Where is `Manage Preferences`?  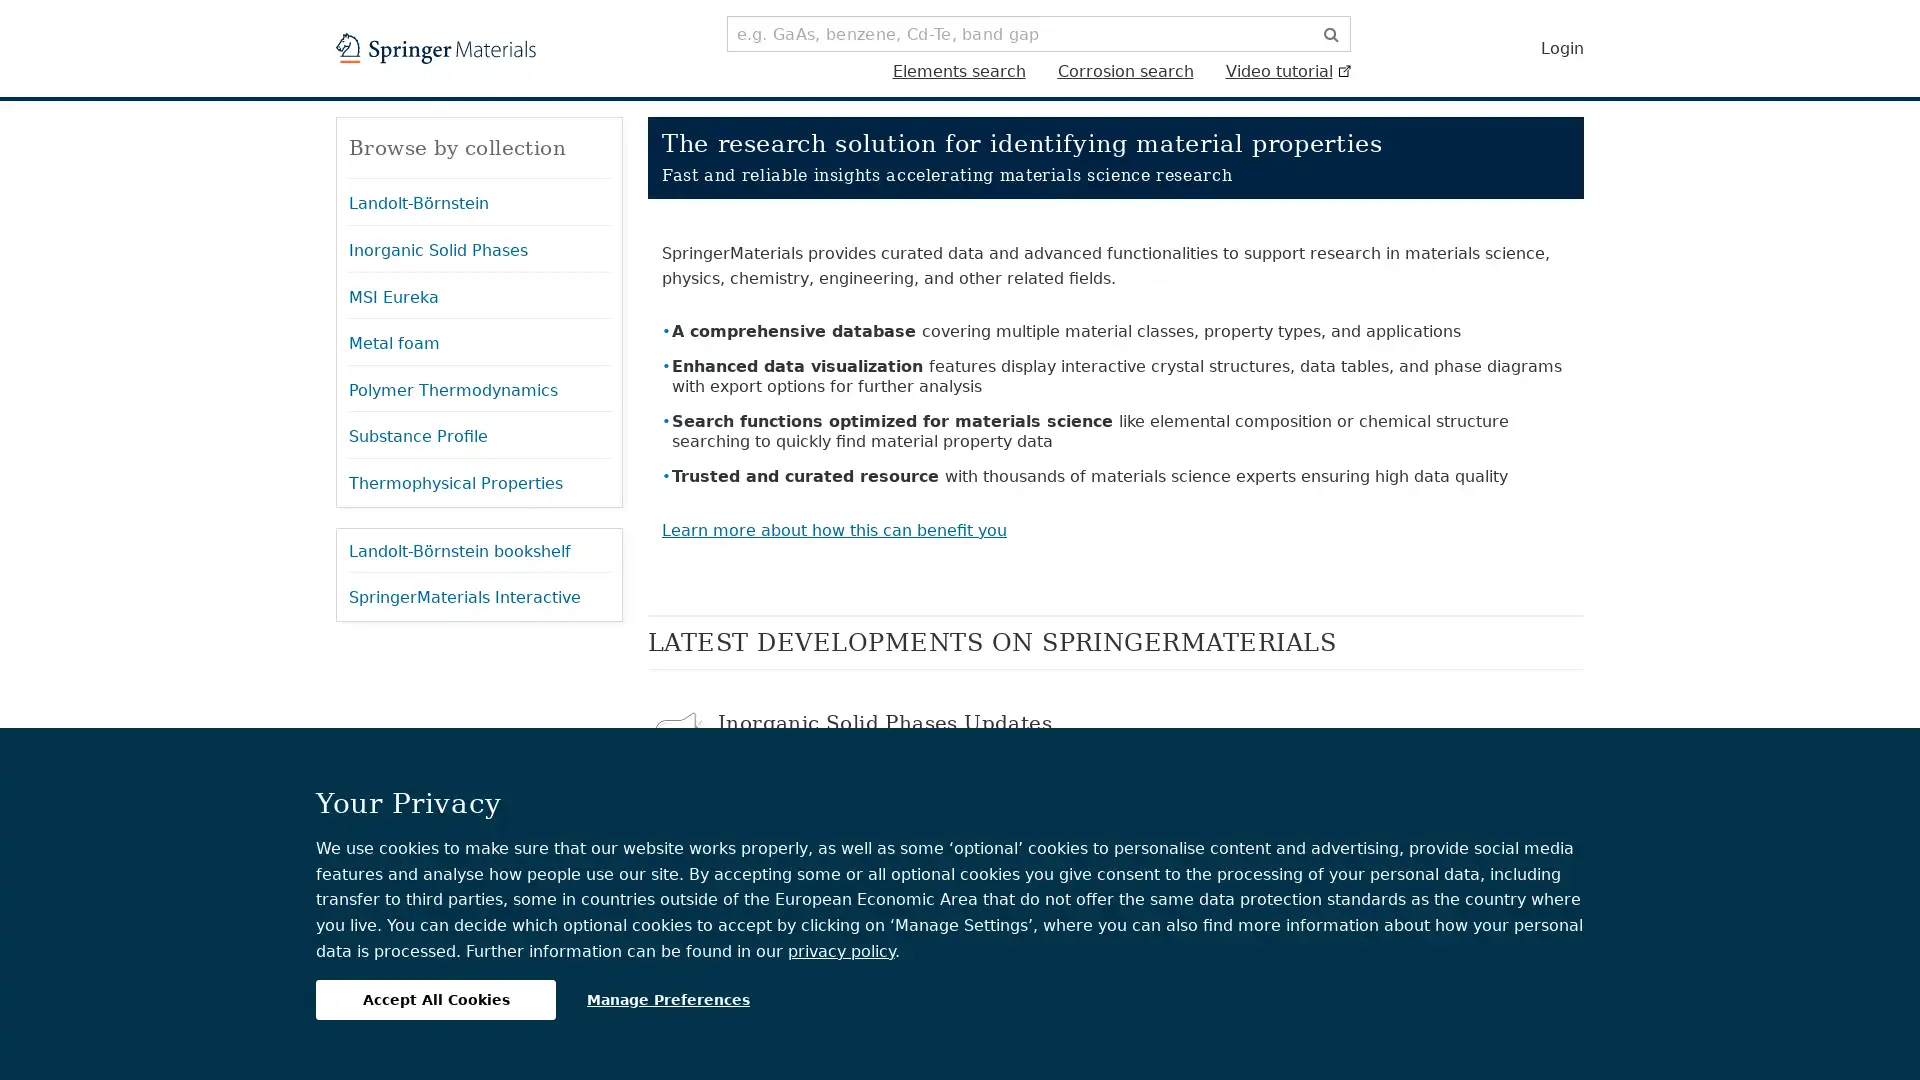
Manage Preferences is located at coordinates (668, 999).